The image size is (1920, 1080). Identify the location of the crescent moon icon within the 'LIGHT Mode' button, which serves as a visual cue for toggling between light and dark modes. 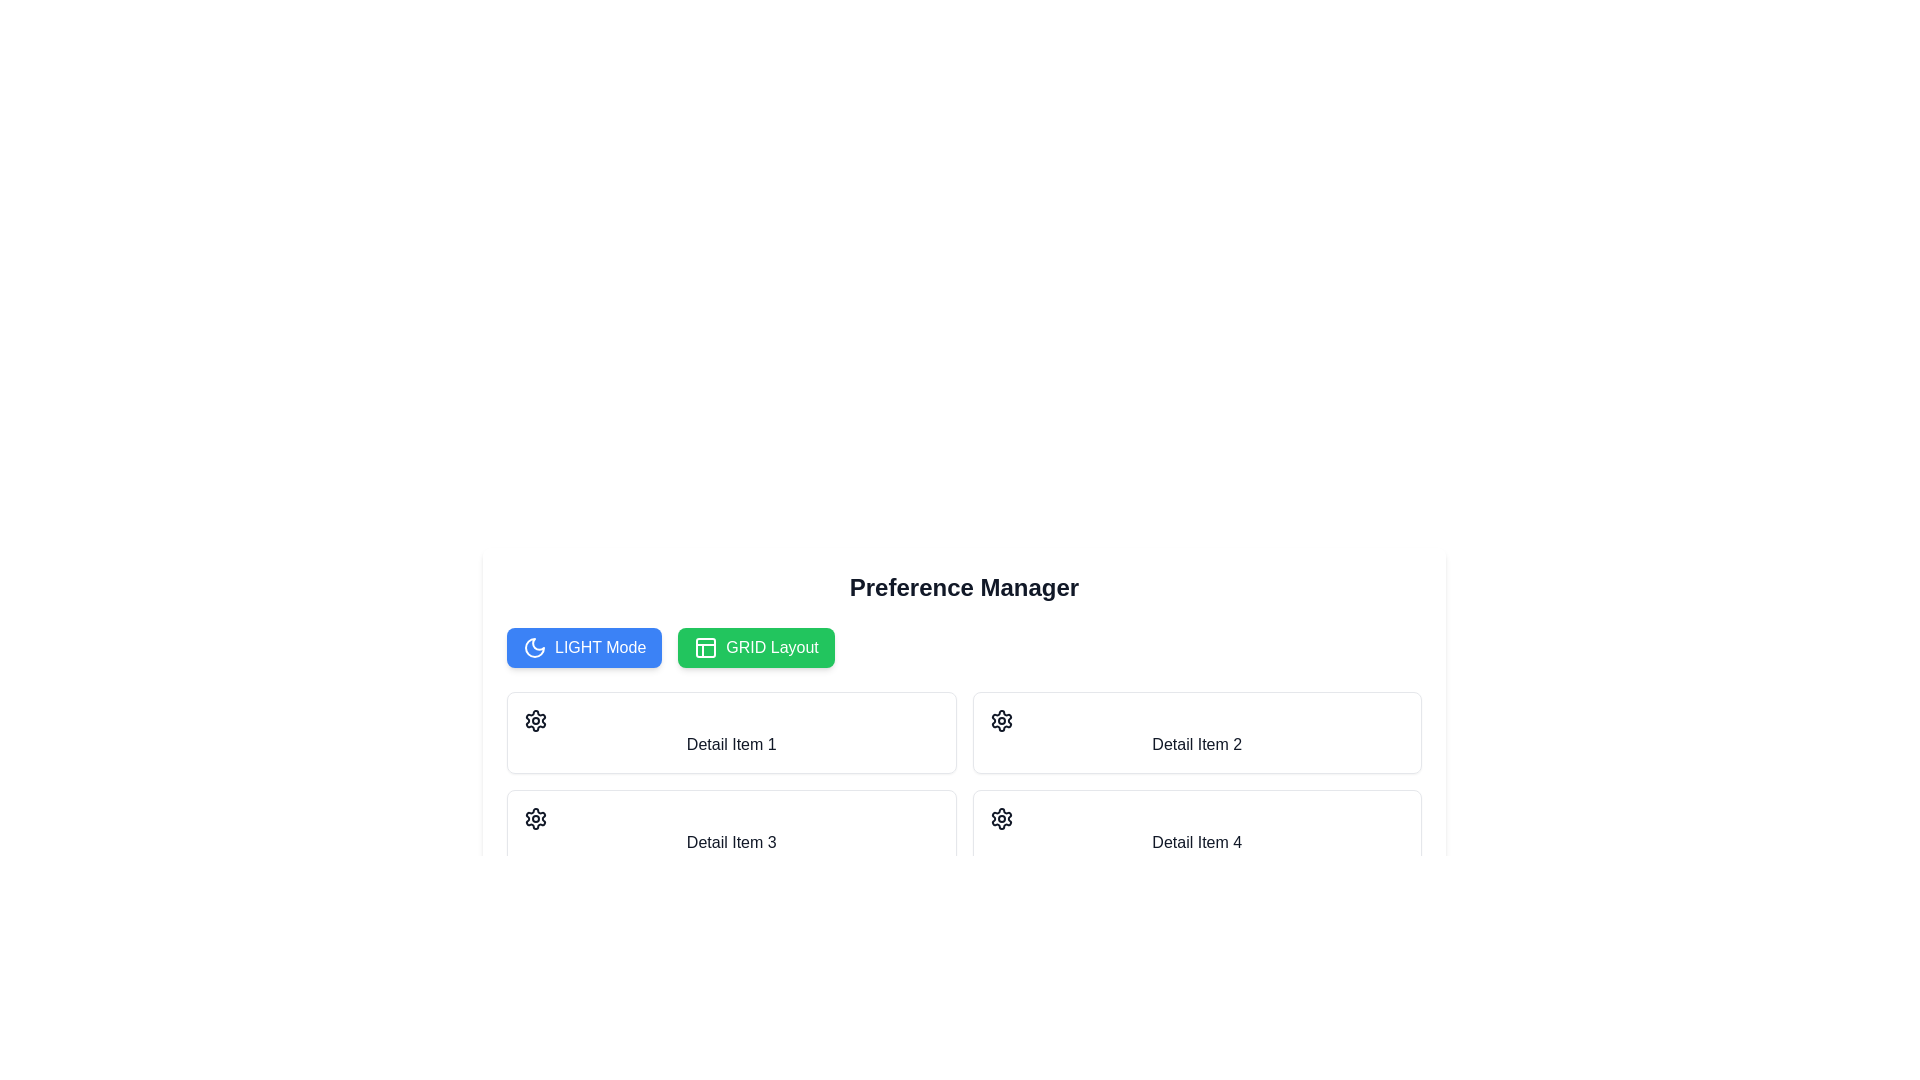
(534, 648).